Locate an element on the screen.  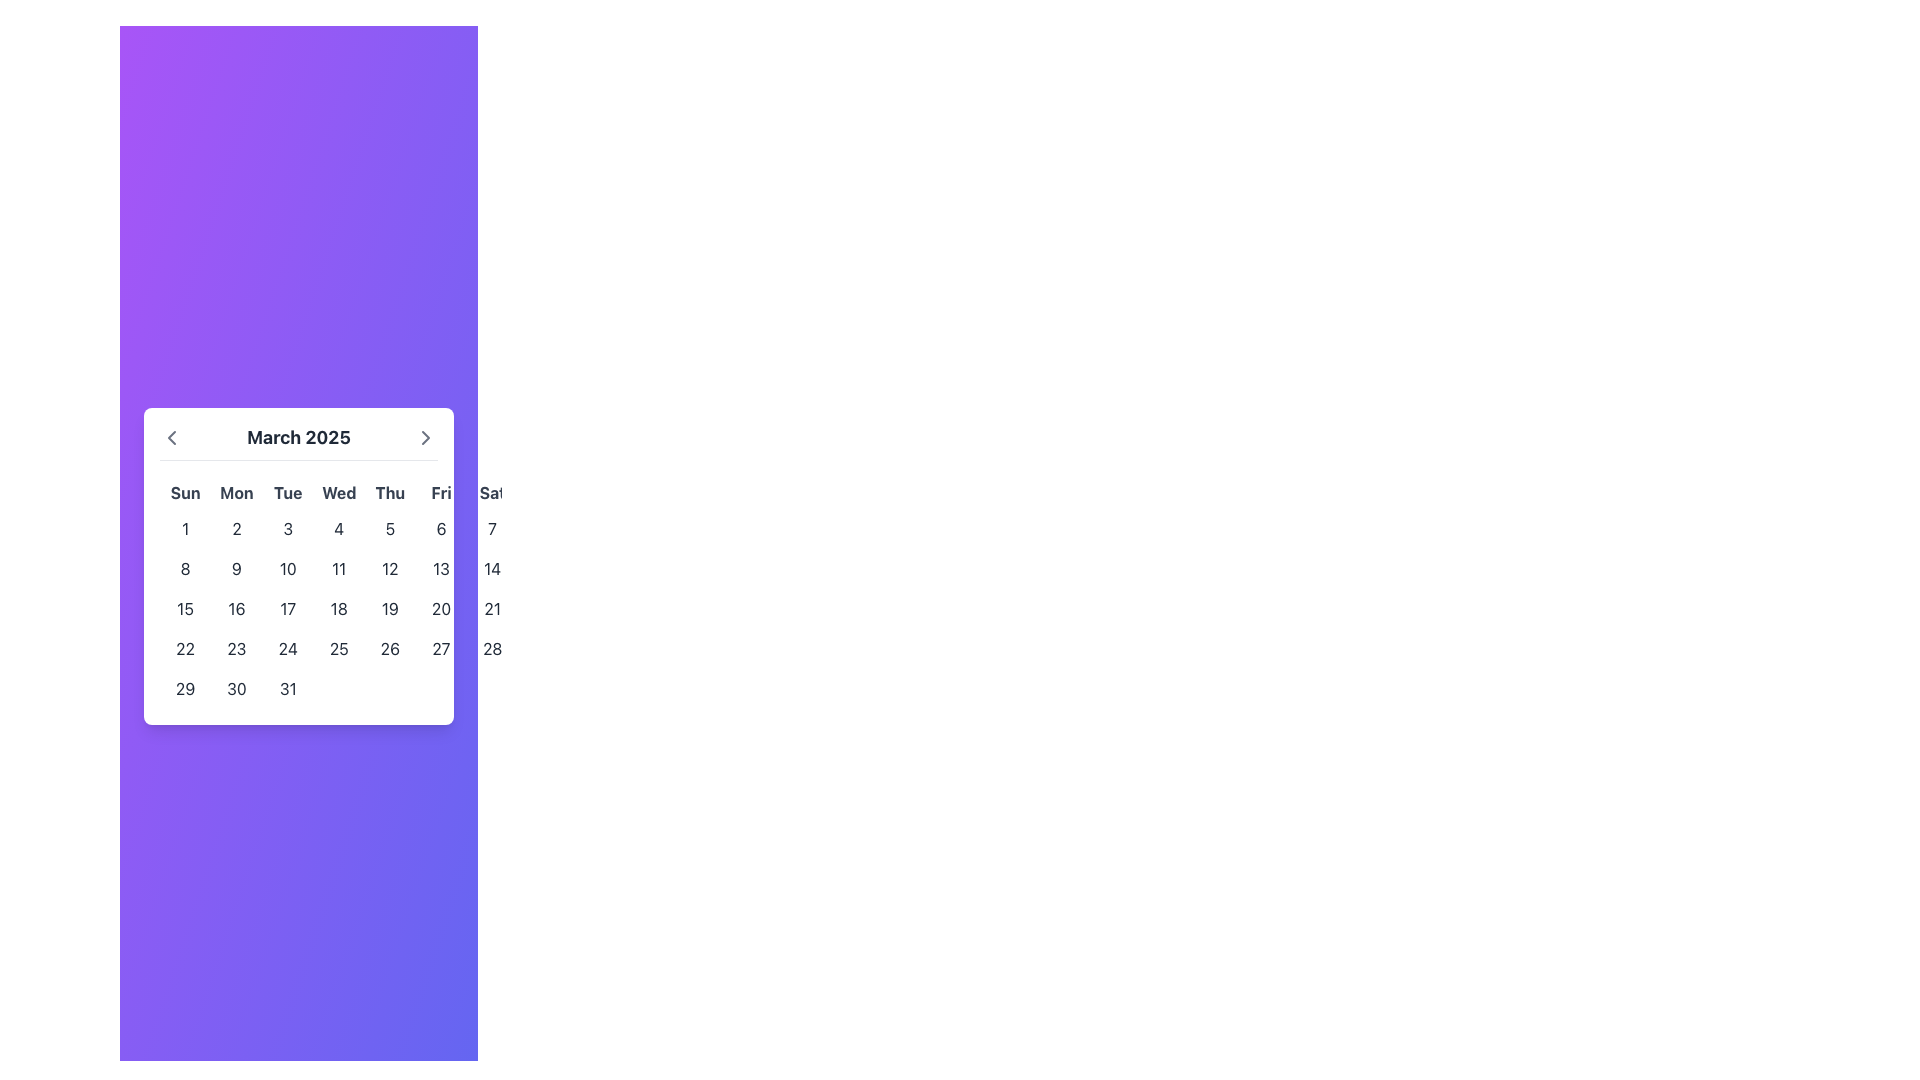
the rightmost button in the calendar header is located at coordinates (425, 436).